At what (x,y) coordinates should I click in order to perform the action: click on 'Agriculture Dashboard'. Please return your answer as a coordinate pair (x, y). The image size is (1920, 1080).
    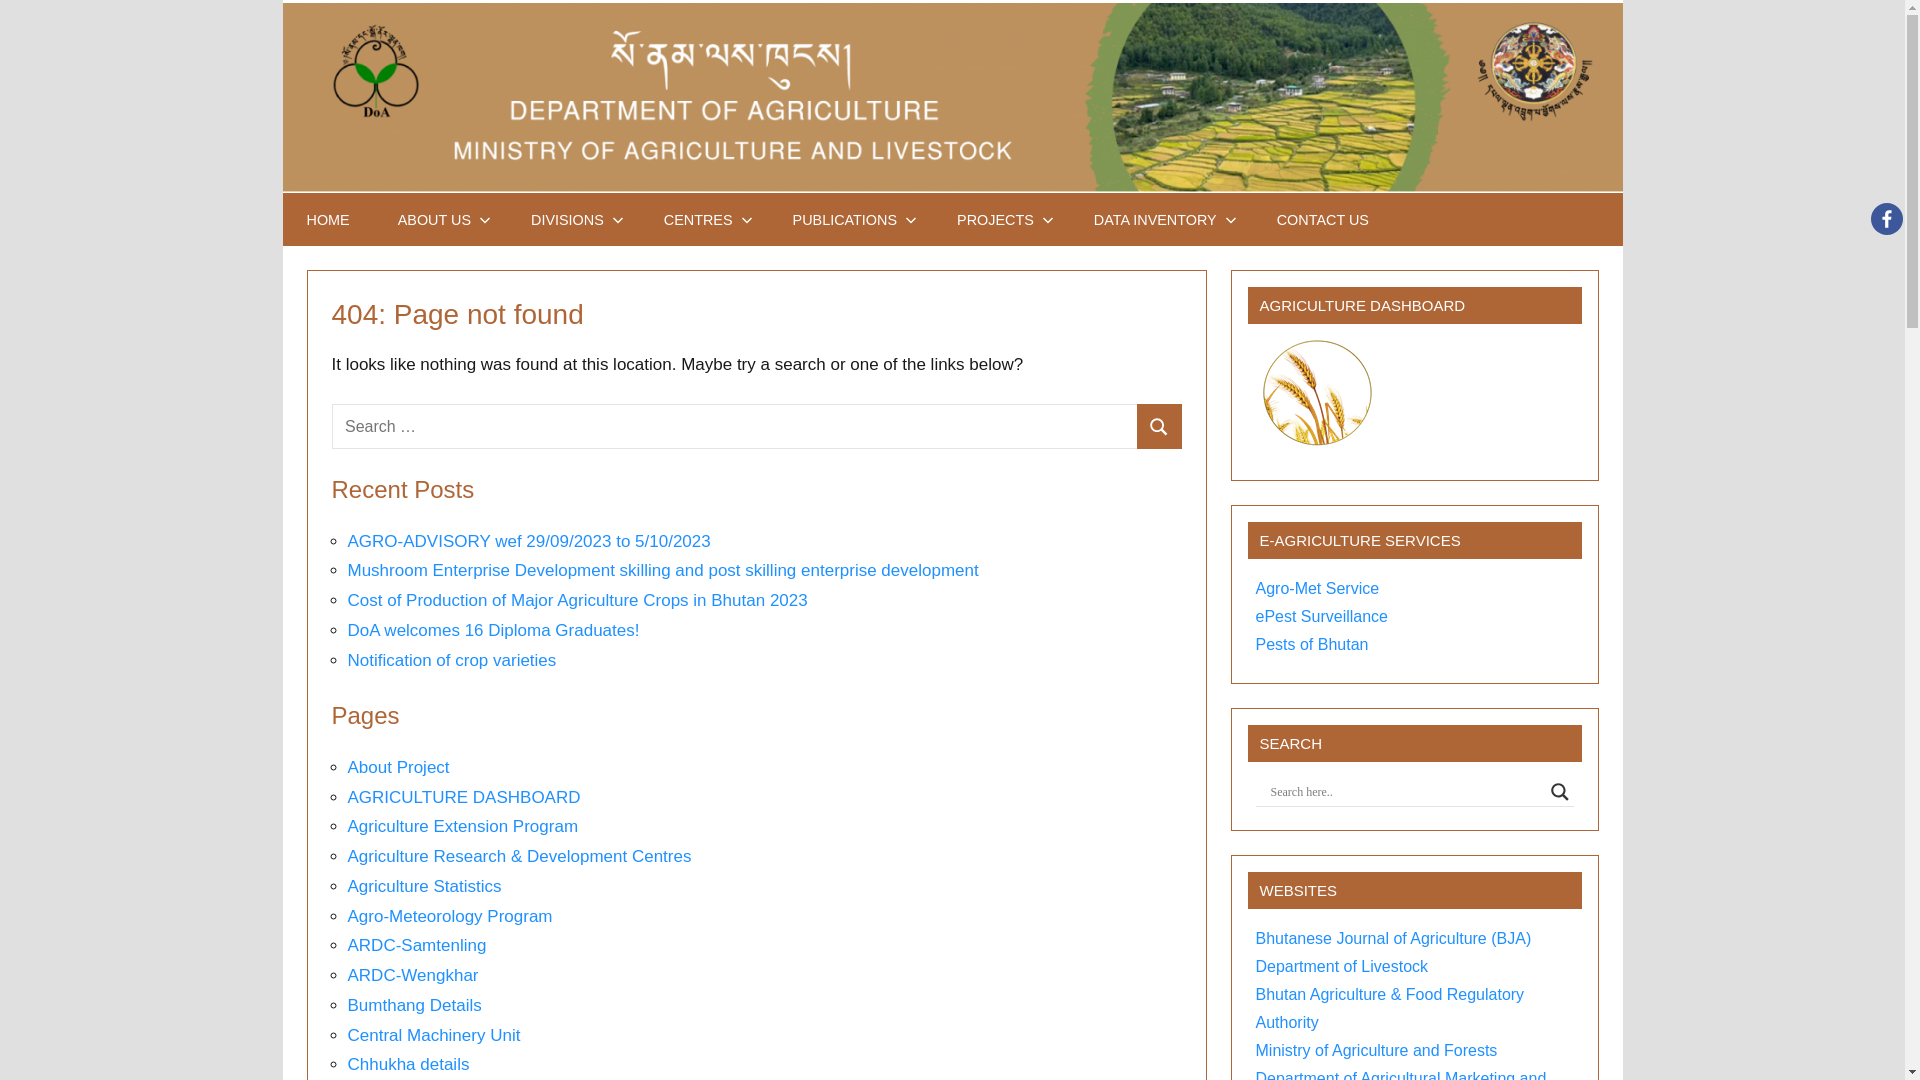
    Looking at the image, I should click on (1317, 393).